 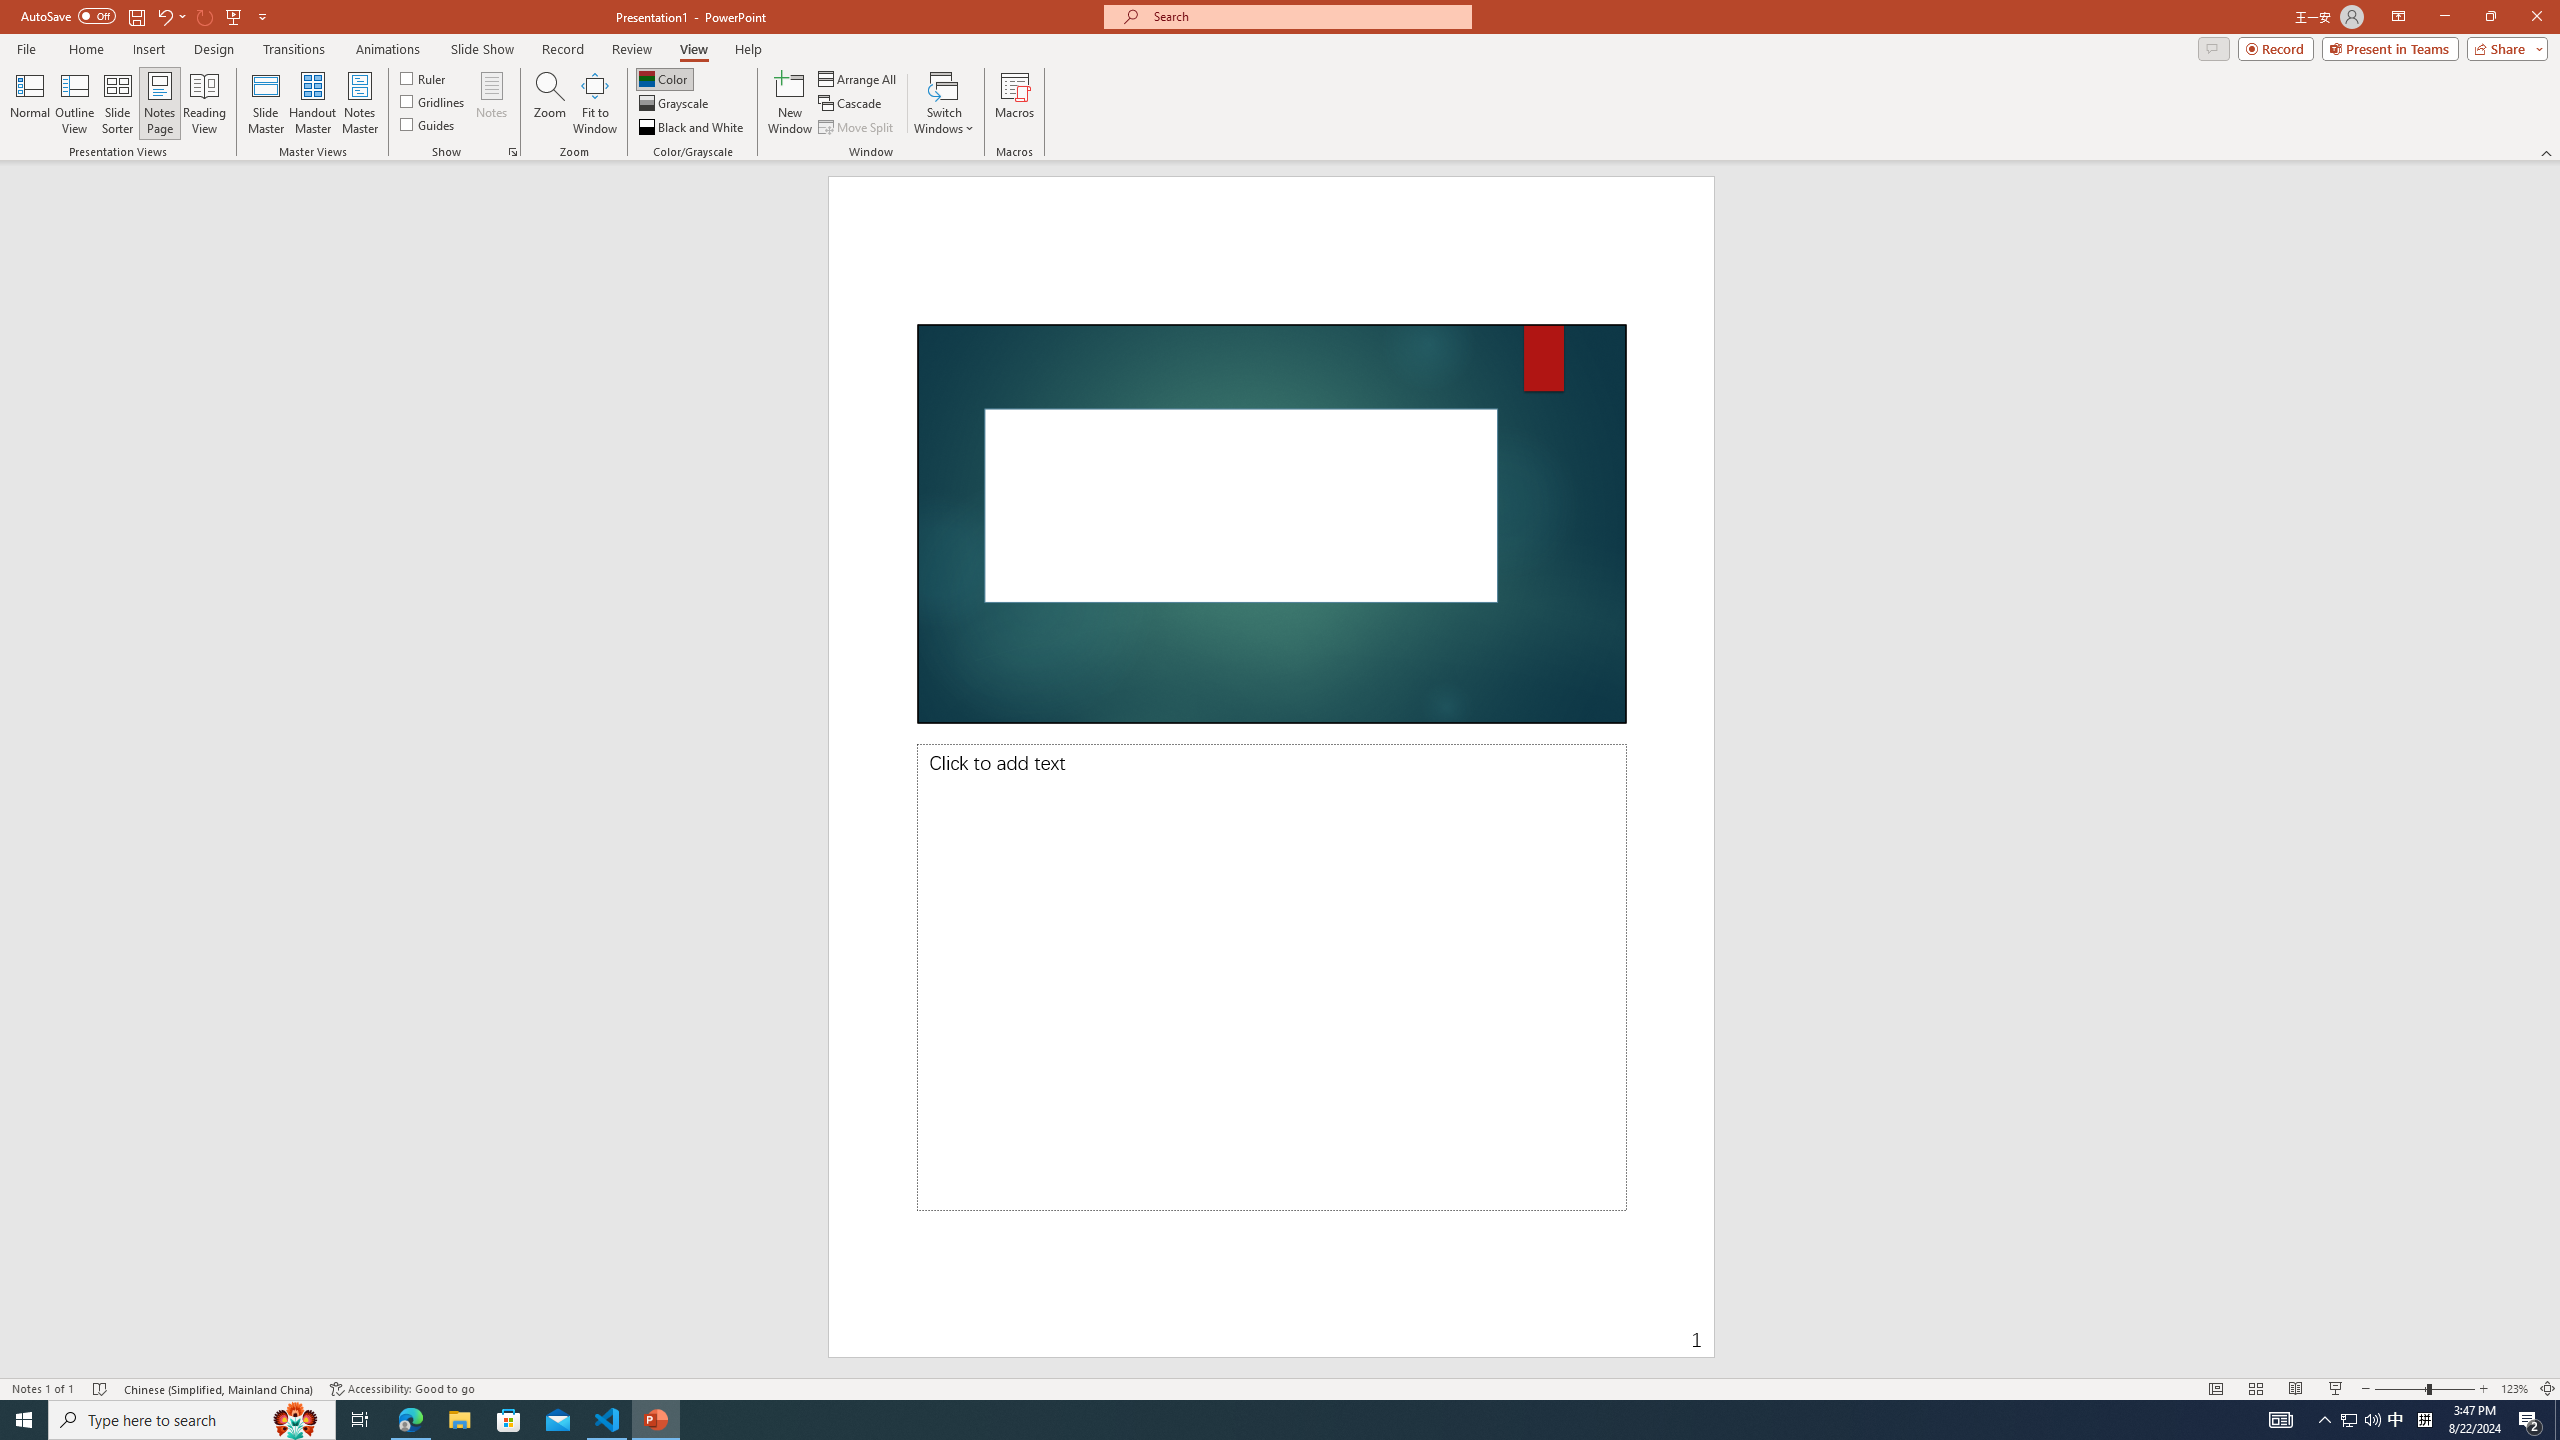 What do you see at coordinates (233, 15) in the screenshot?
I see `'From Beginning'` at bounding box center [233, 15].